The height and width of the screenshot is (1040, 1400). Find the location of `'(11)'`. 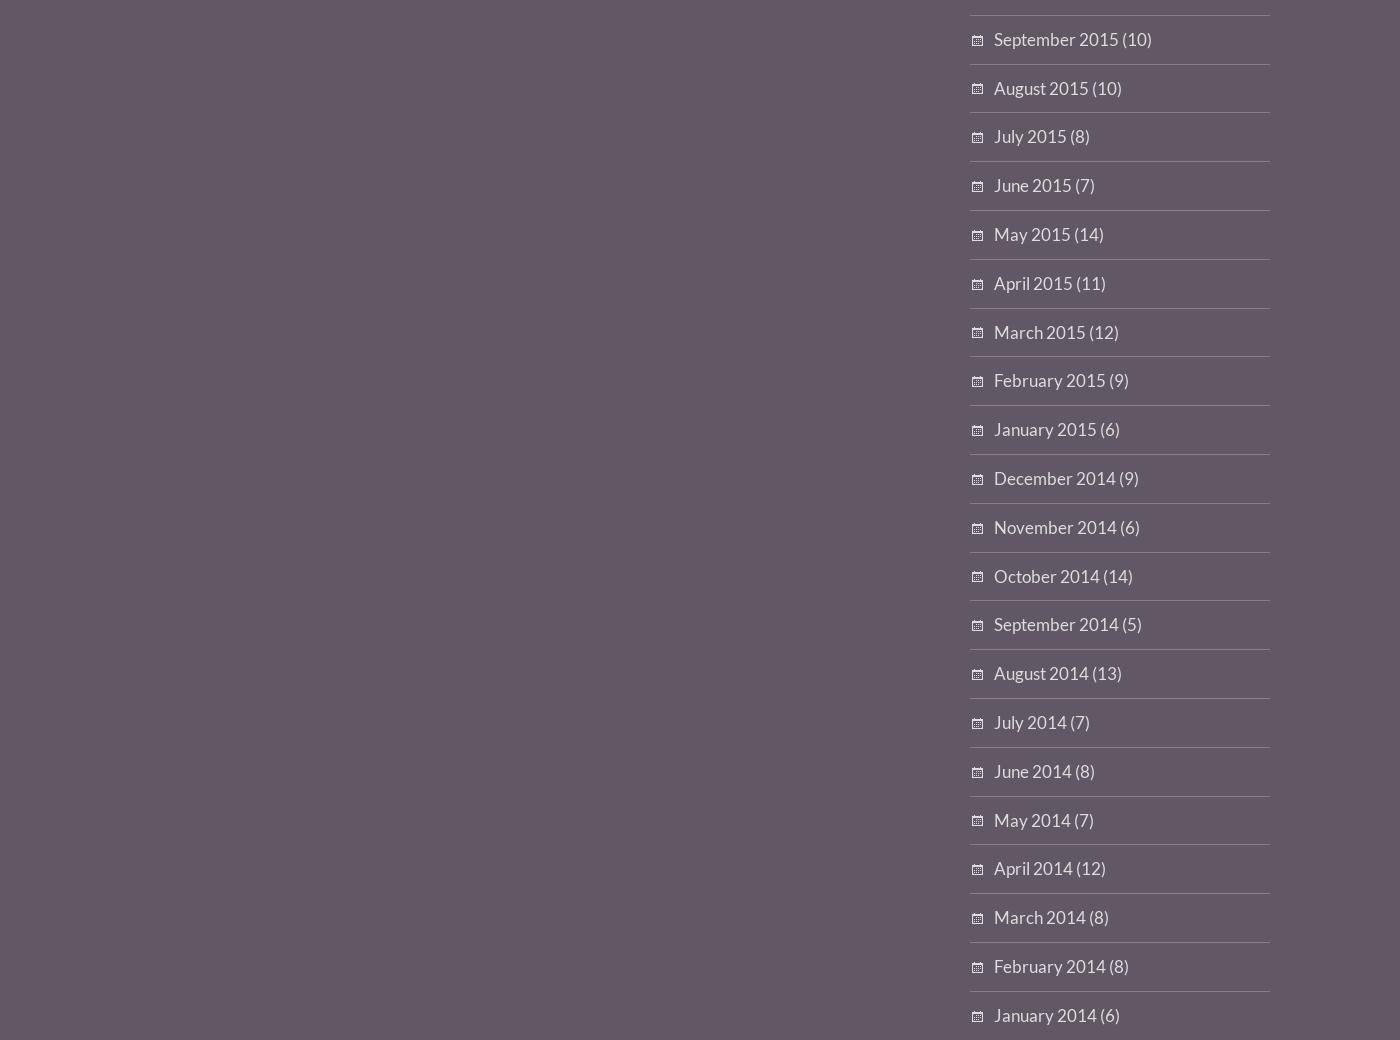

'(11)' is located at coordinates (1089, 281).